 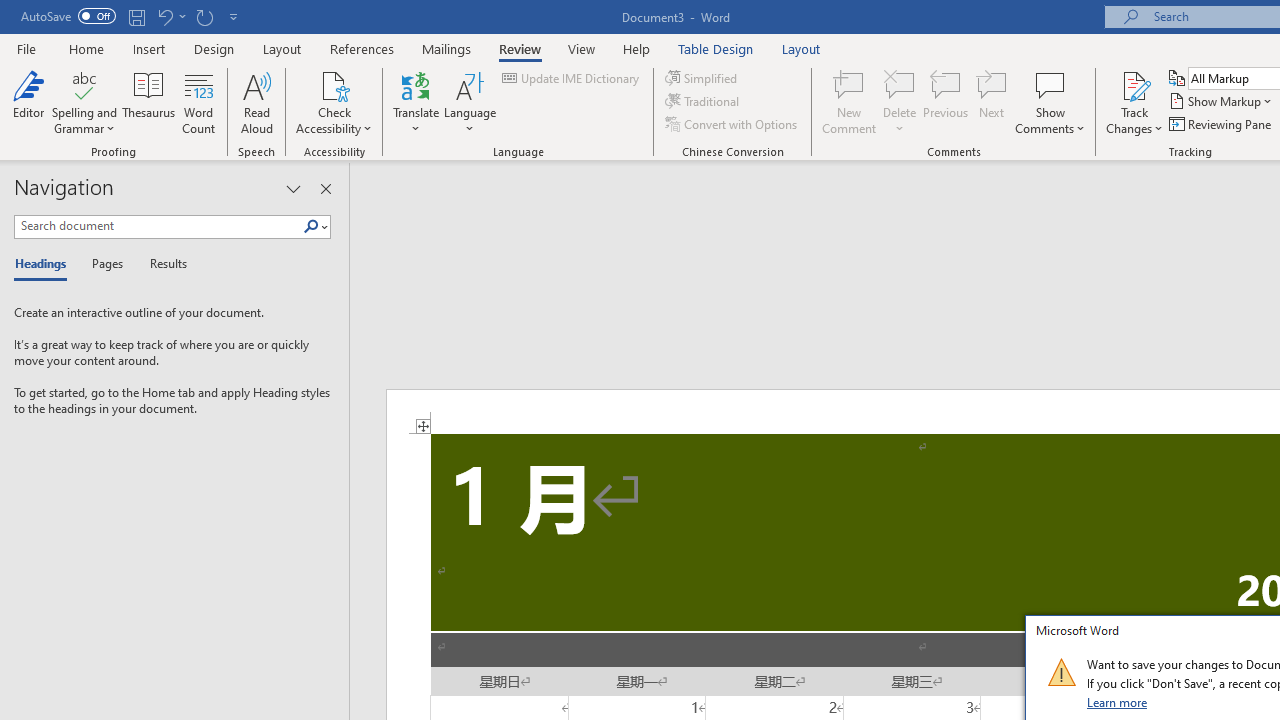 I want to click on 'Word Count', so click(x=199, y=103).